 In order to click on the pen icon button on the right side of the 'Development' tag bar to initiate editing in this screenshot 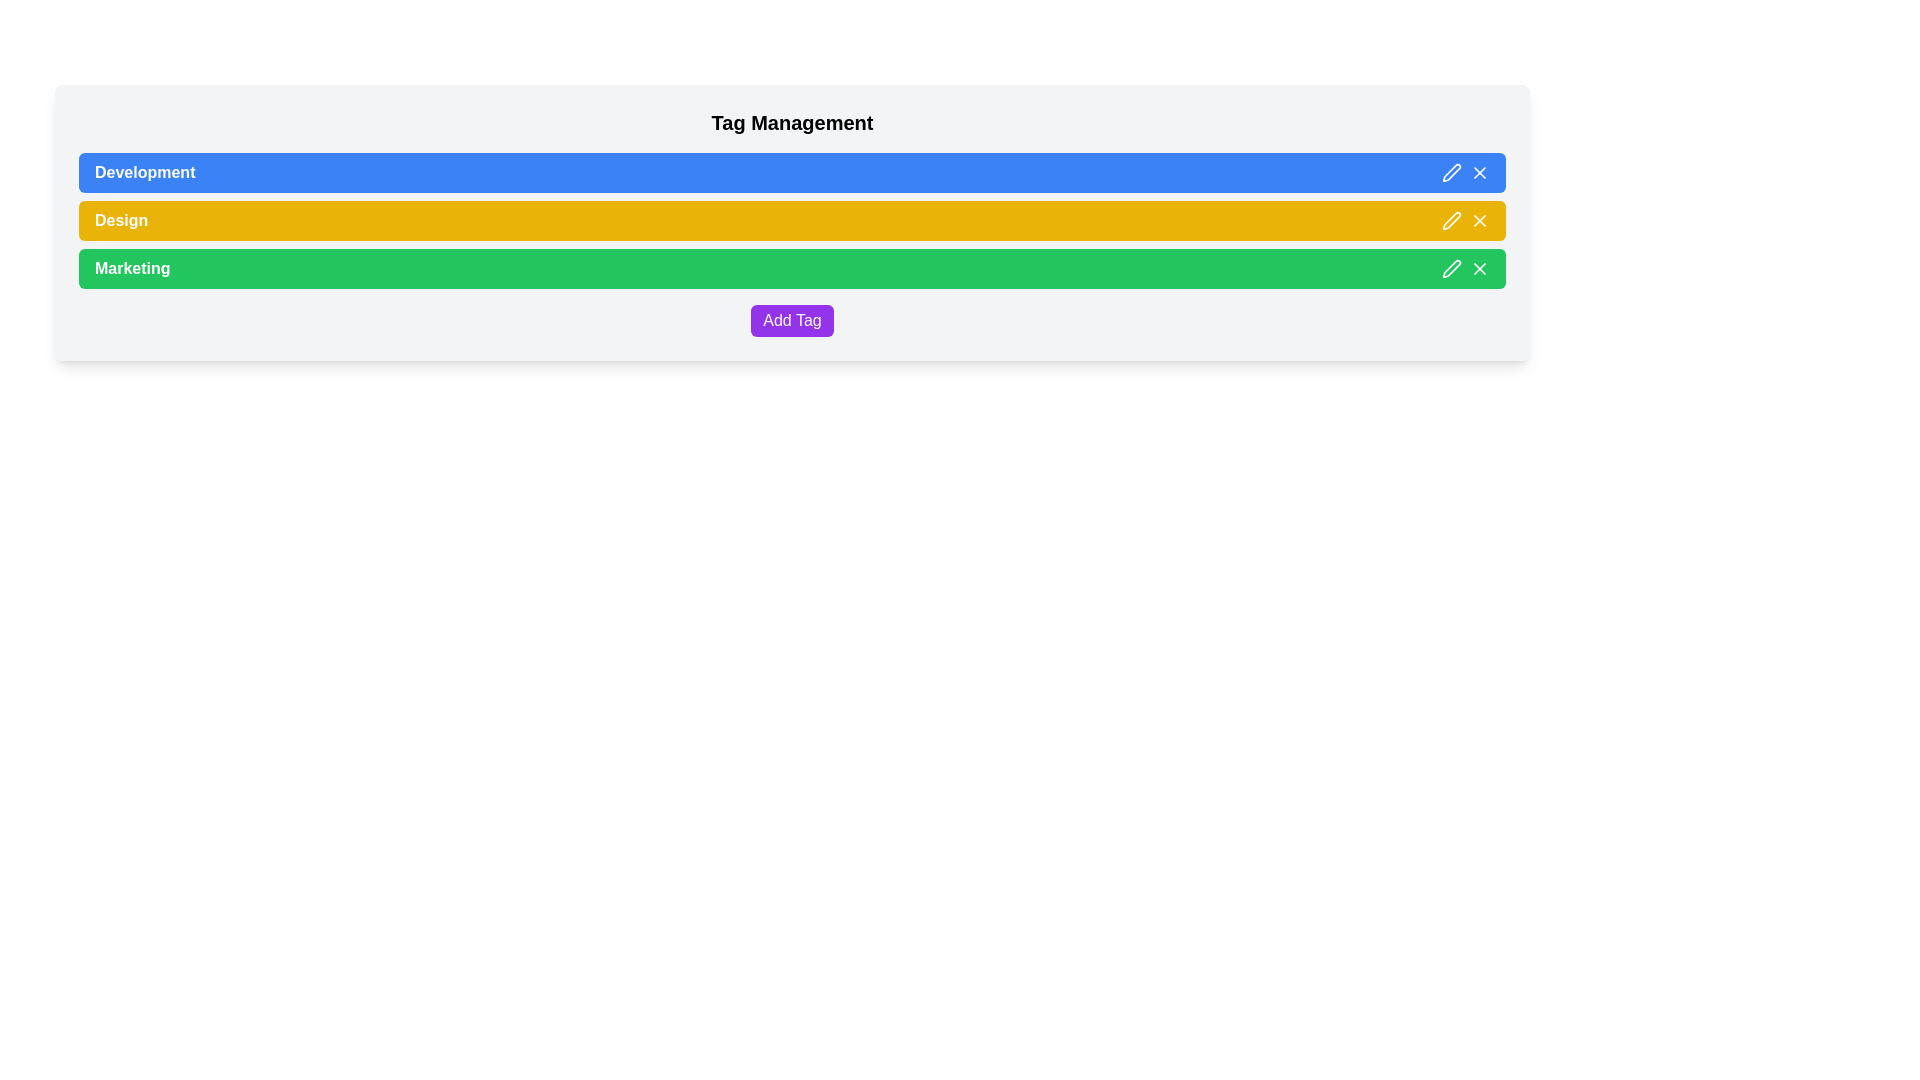, I will do `click(1451, 172)`.